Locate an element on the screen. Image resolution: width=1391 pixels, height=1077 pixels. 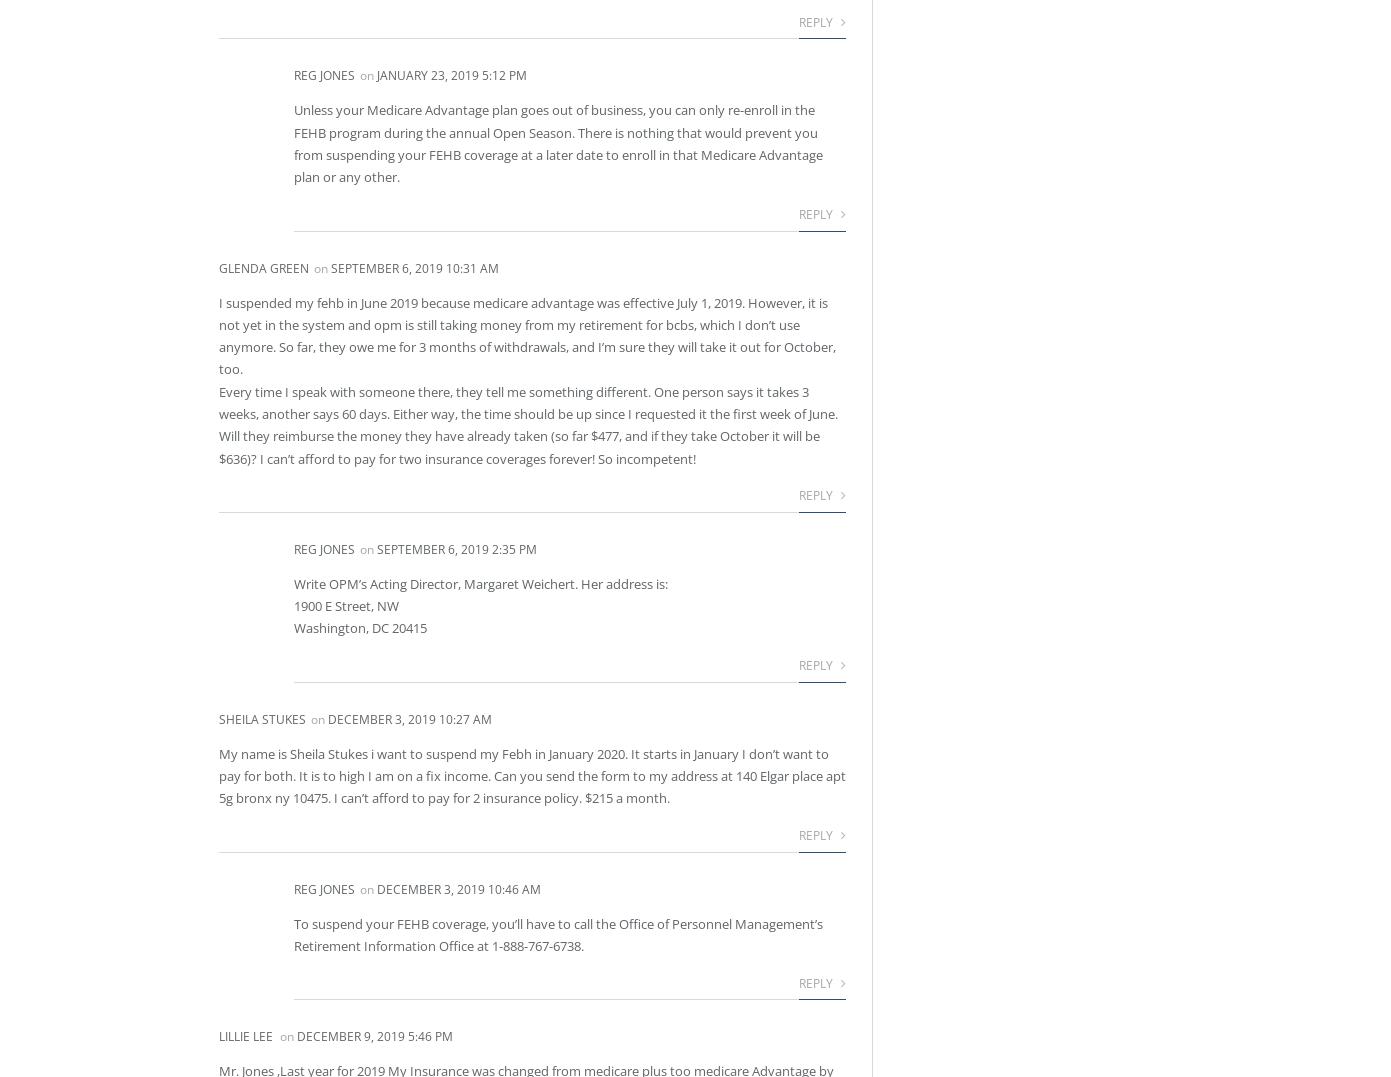
'1900 E Street, NW' is located at coordinates (346, 605).